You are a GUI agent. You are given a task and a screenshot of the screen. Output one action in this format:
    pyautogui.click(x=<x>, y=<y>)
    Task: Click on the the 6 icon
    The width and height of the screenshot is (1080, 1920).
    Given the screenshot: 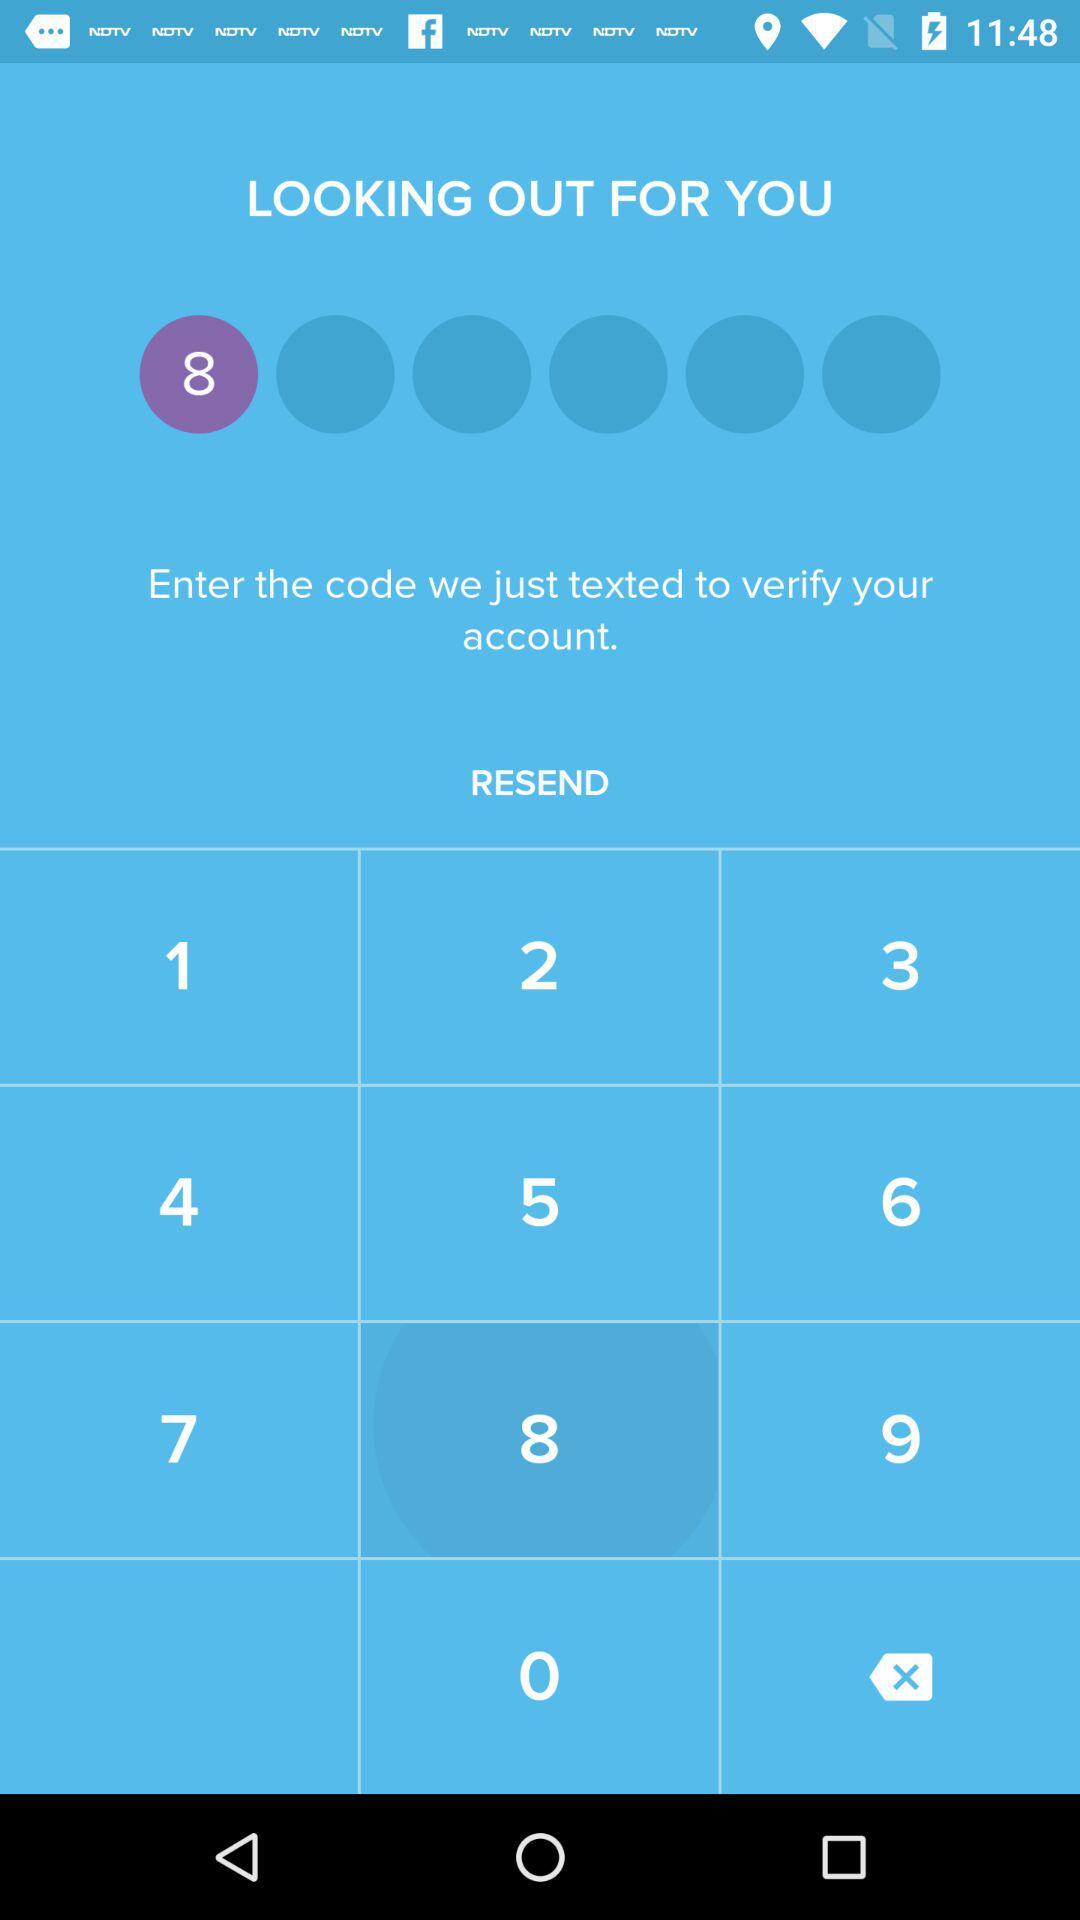 What is the action you would take?
    pyautogui.click(x=900, y=1202)
    